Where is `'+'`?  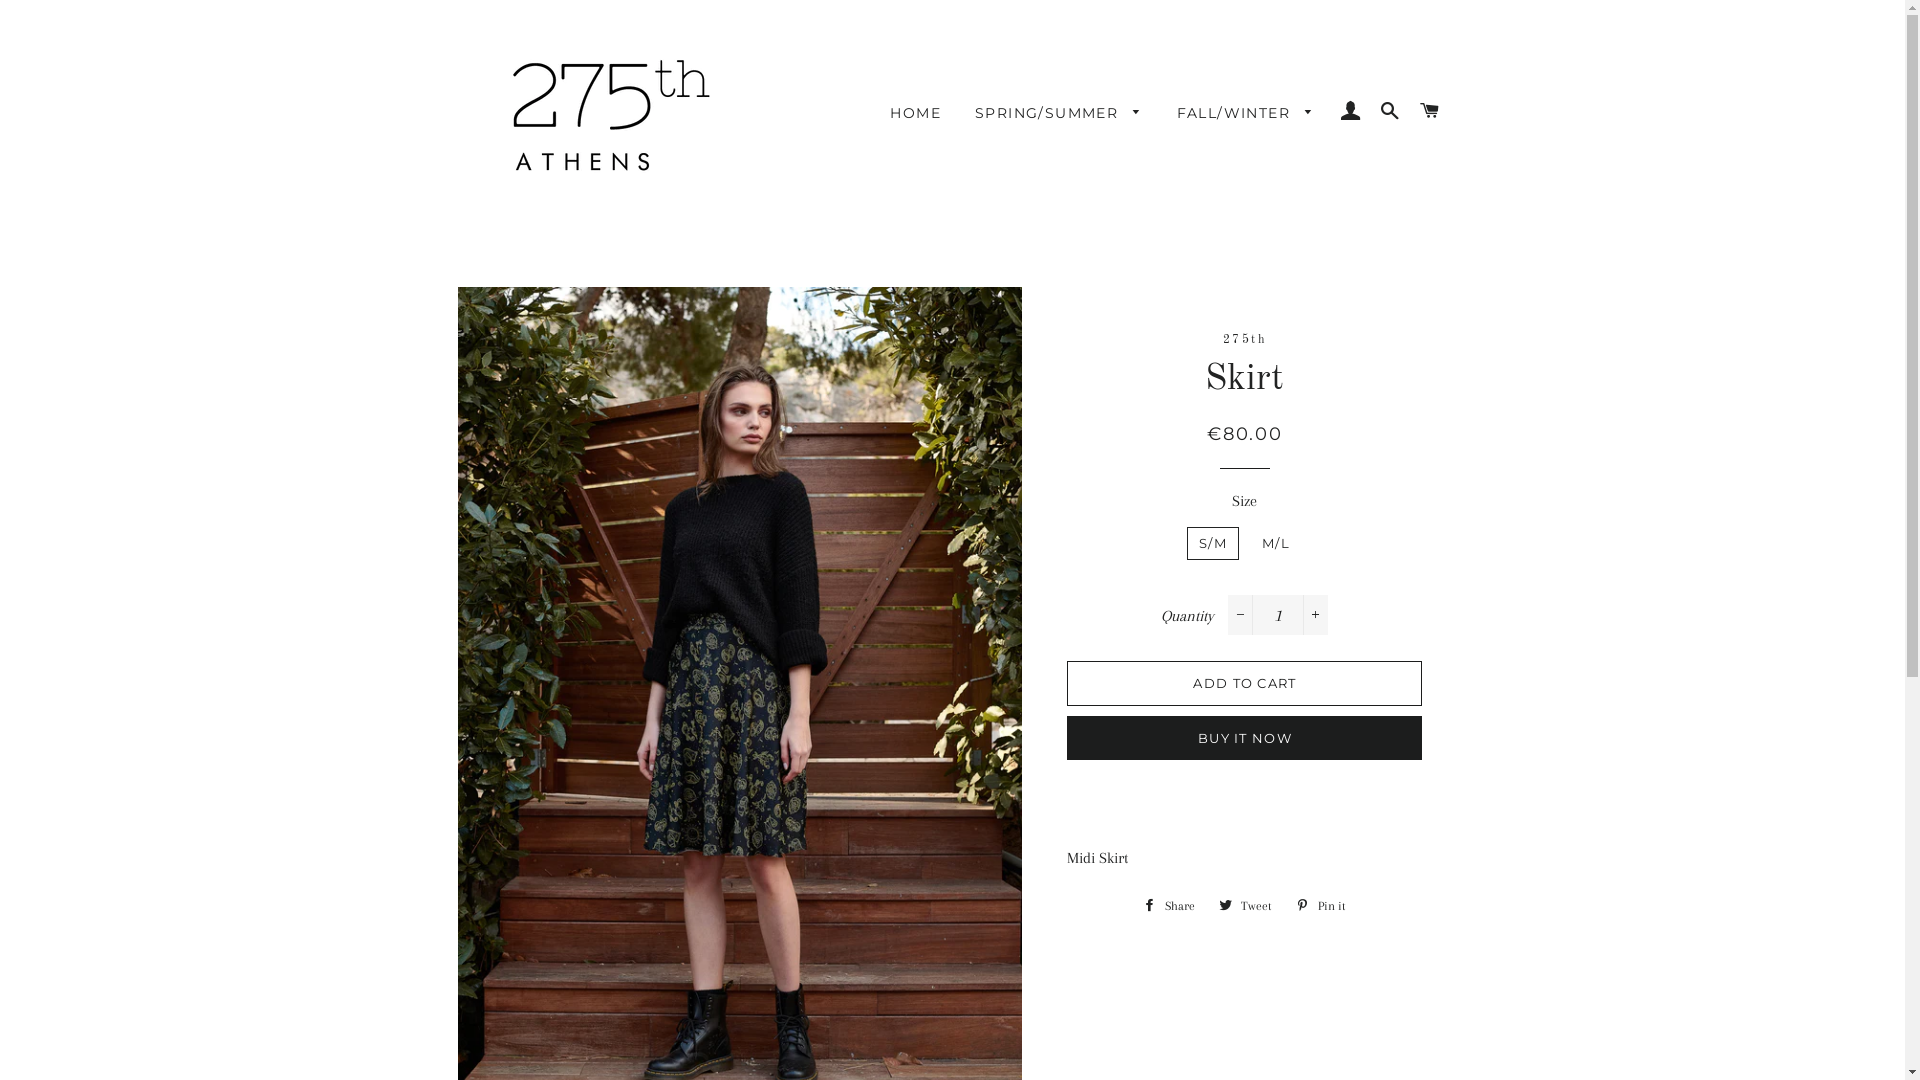
'+' is located at coordinates (1315, 613).